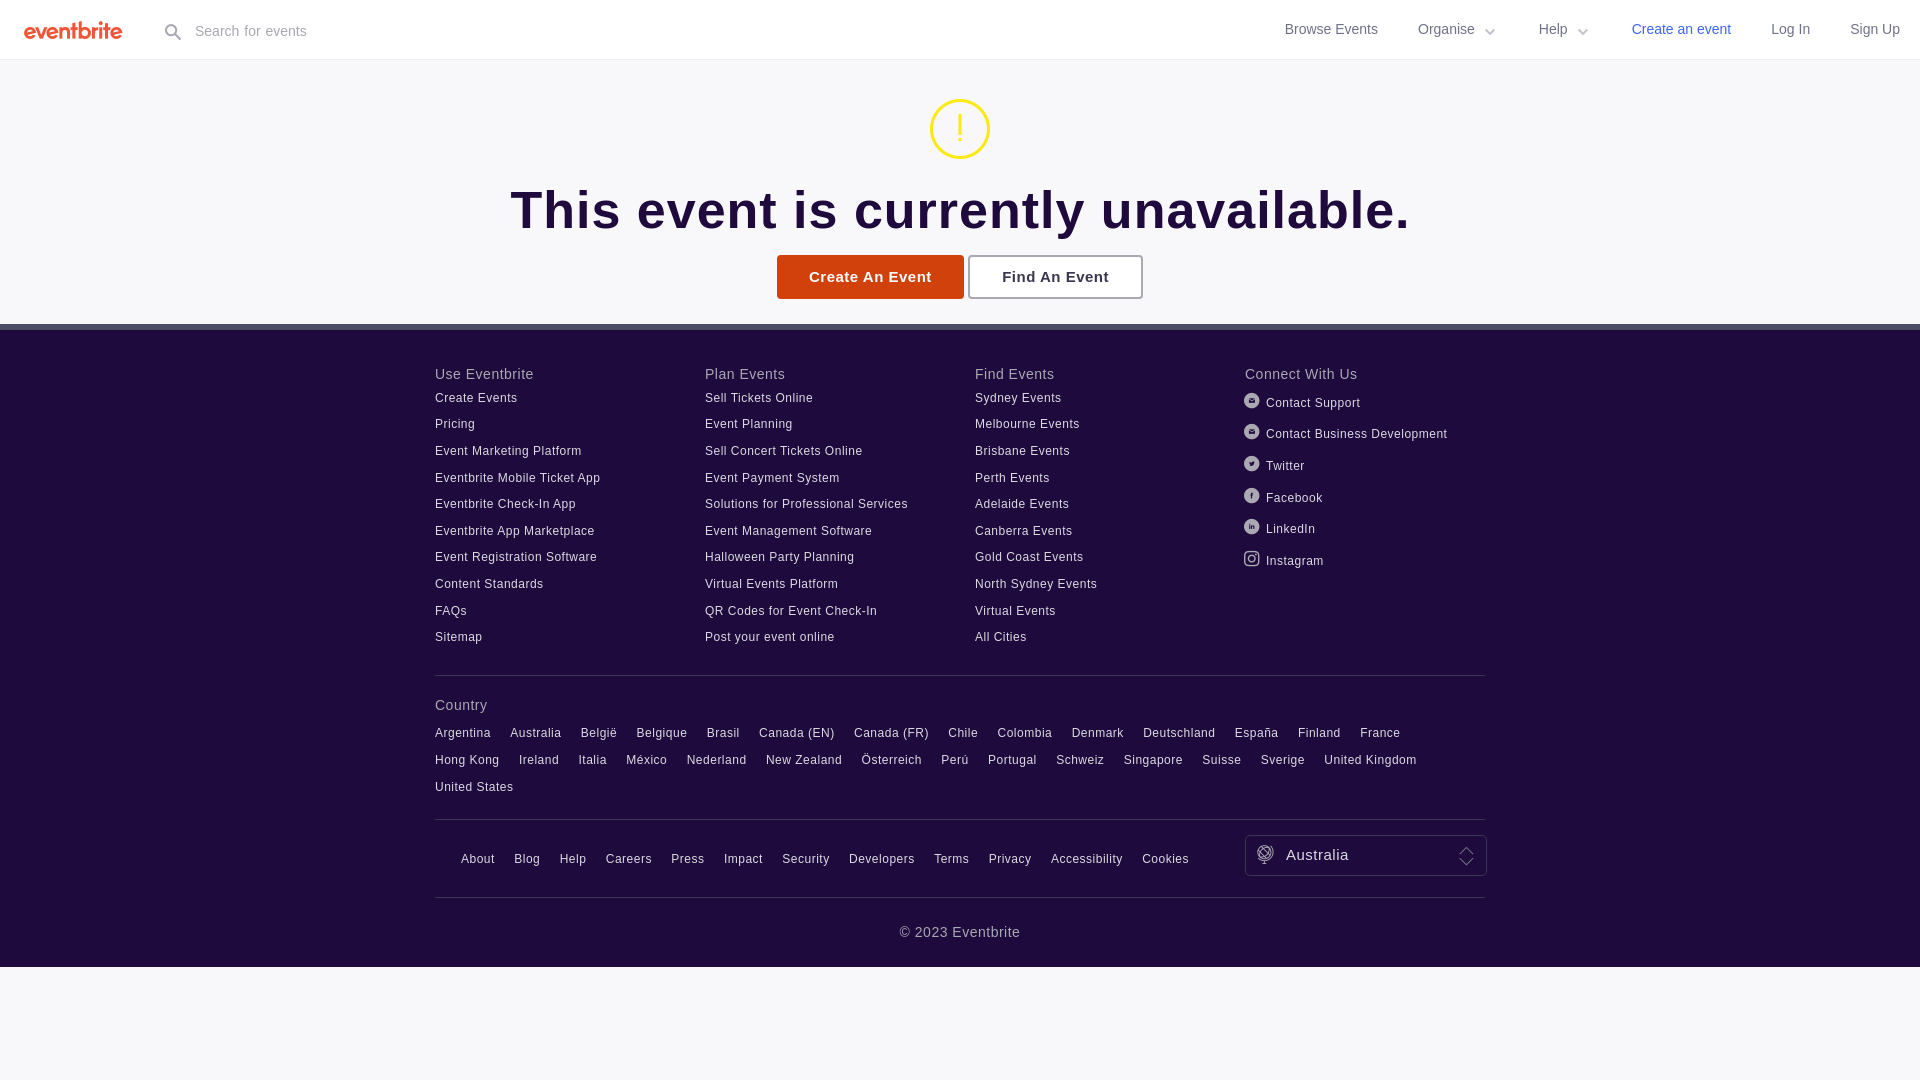 Image resolution: width=1920 pixels, height=1080 pixels. Describe the element at coordinates (604, 858) in the screenshot. I see `'Careers'` at that location.